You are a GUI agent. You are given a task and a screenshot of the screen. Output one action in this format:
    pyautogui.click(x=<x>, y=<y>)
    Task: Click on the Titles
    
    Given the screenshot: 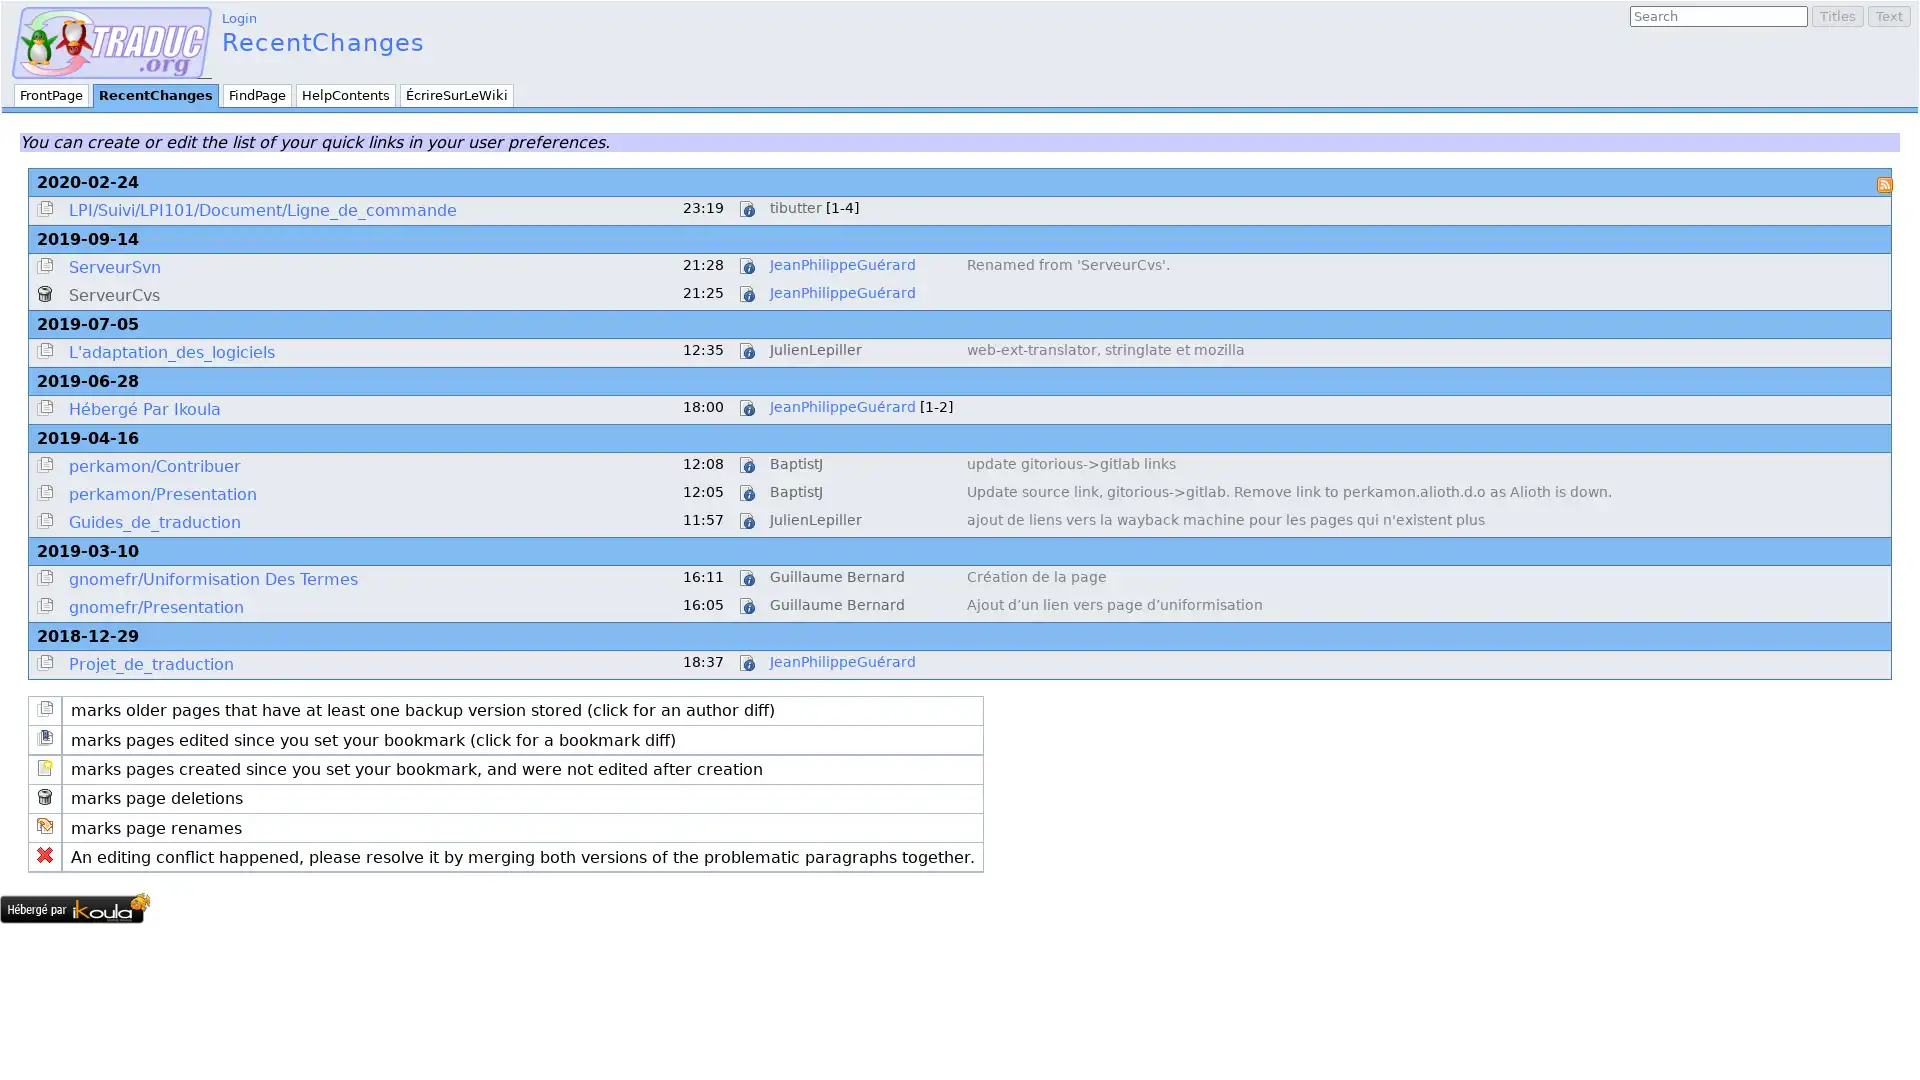 What is the action you would take?
    pyautogui.click(x=1838, y=16)
    